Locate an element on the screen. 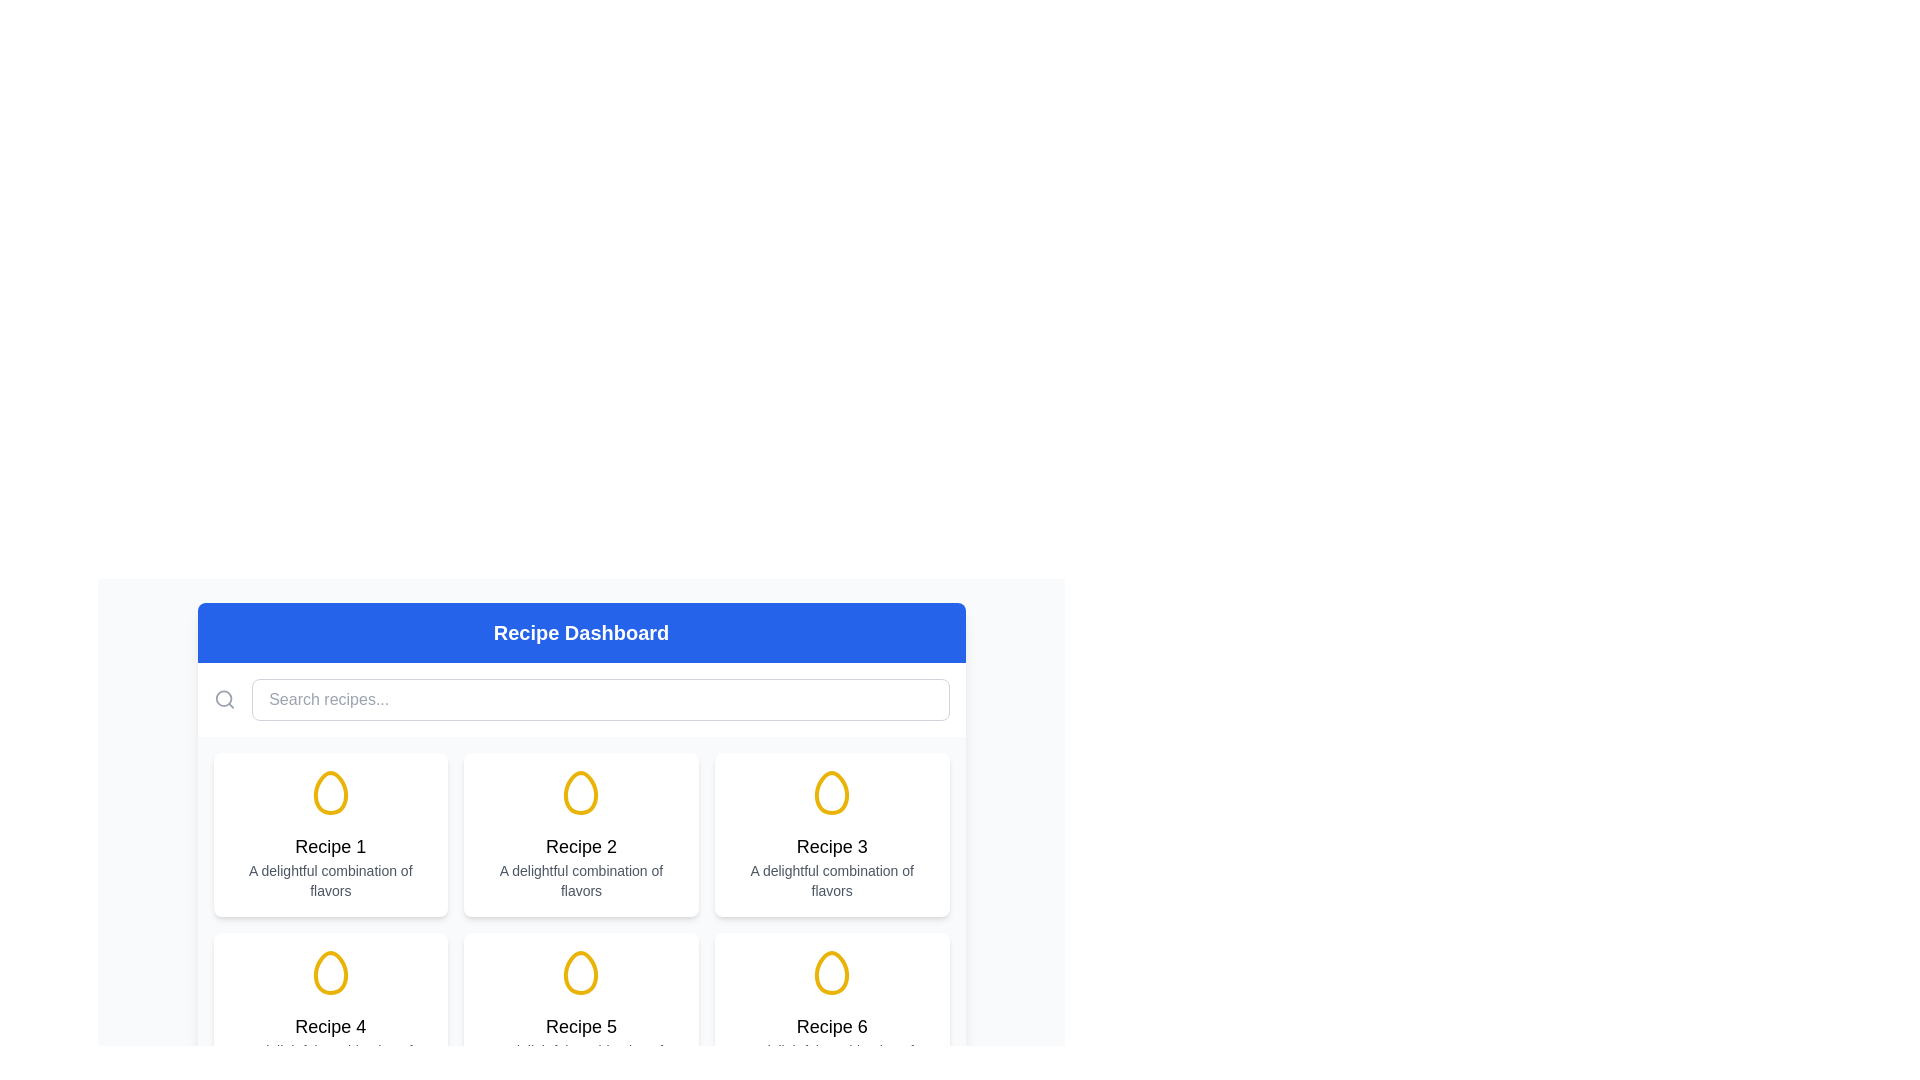  the circular shape of the search icon located in the top left corner of the header bar is located at coordinates (223, 698).